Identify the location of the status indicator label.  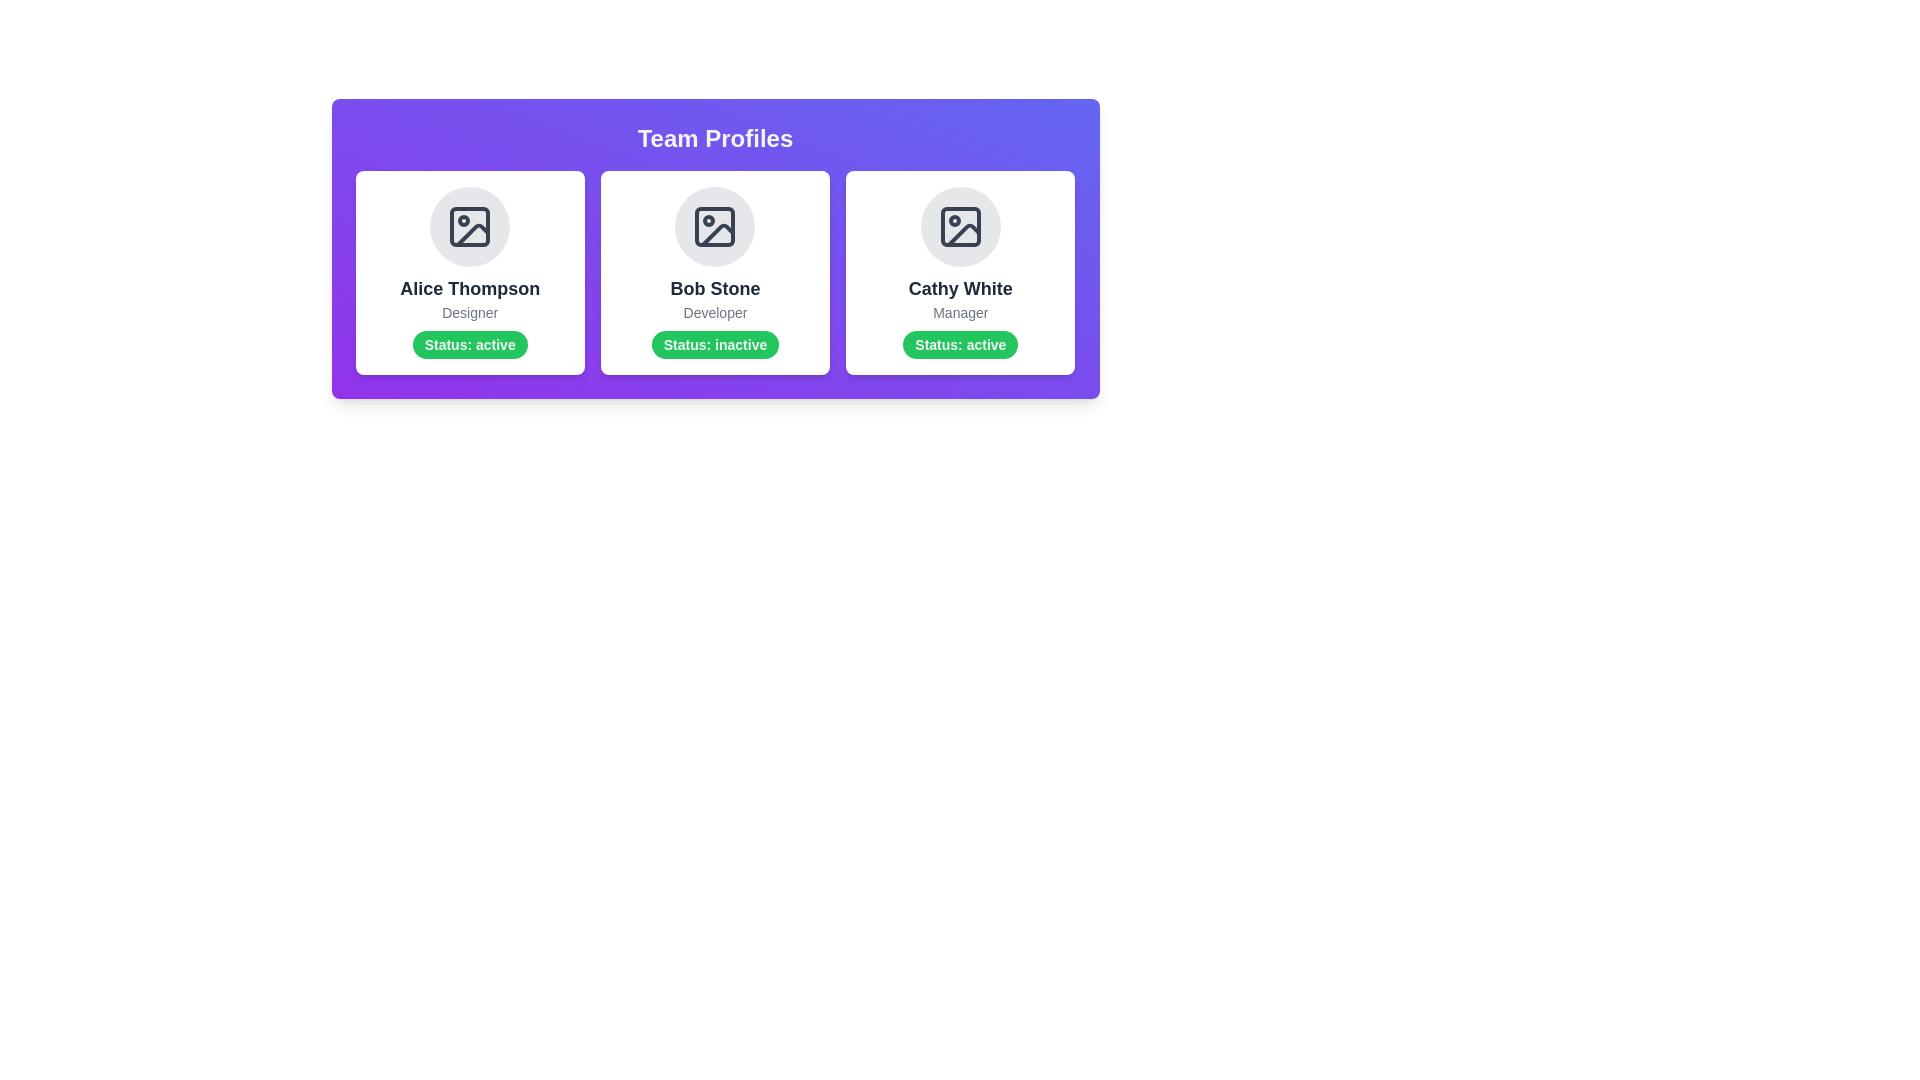
(469, 343).